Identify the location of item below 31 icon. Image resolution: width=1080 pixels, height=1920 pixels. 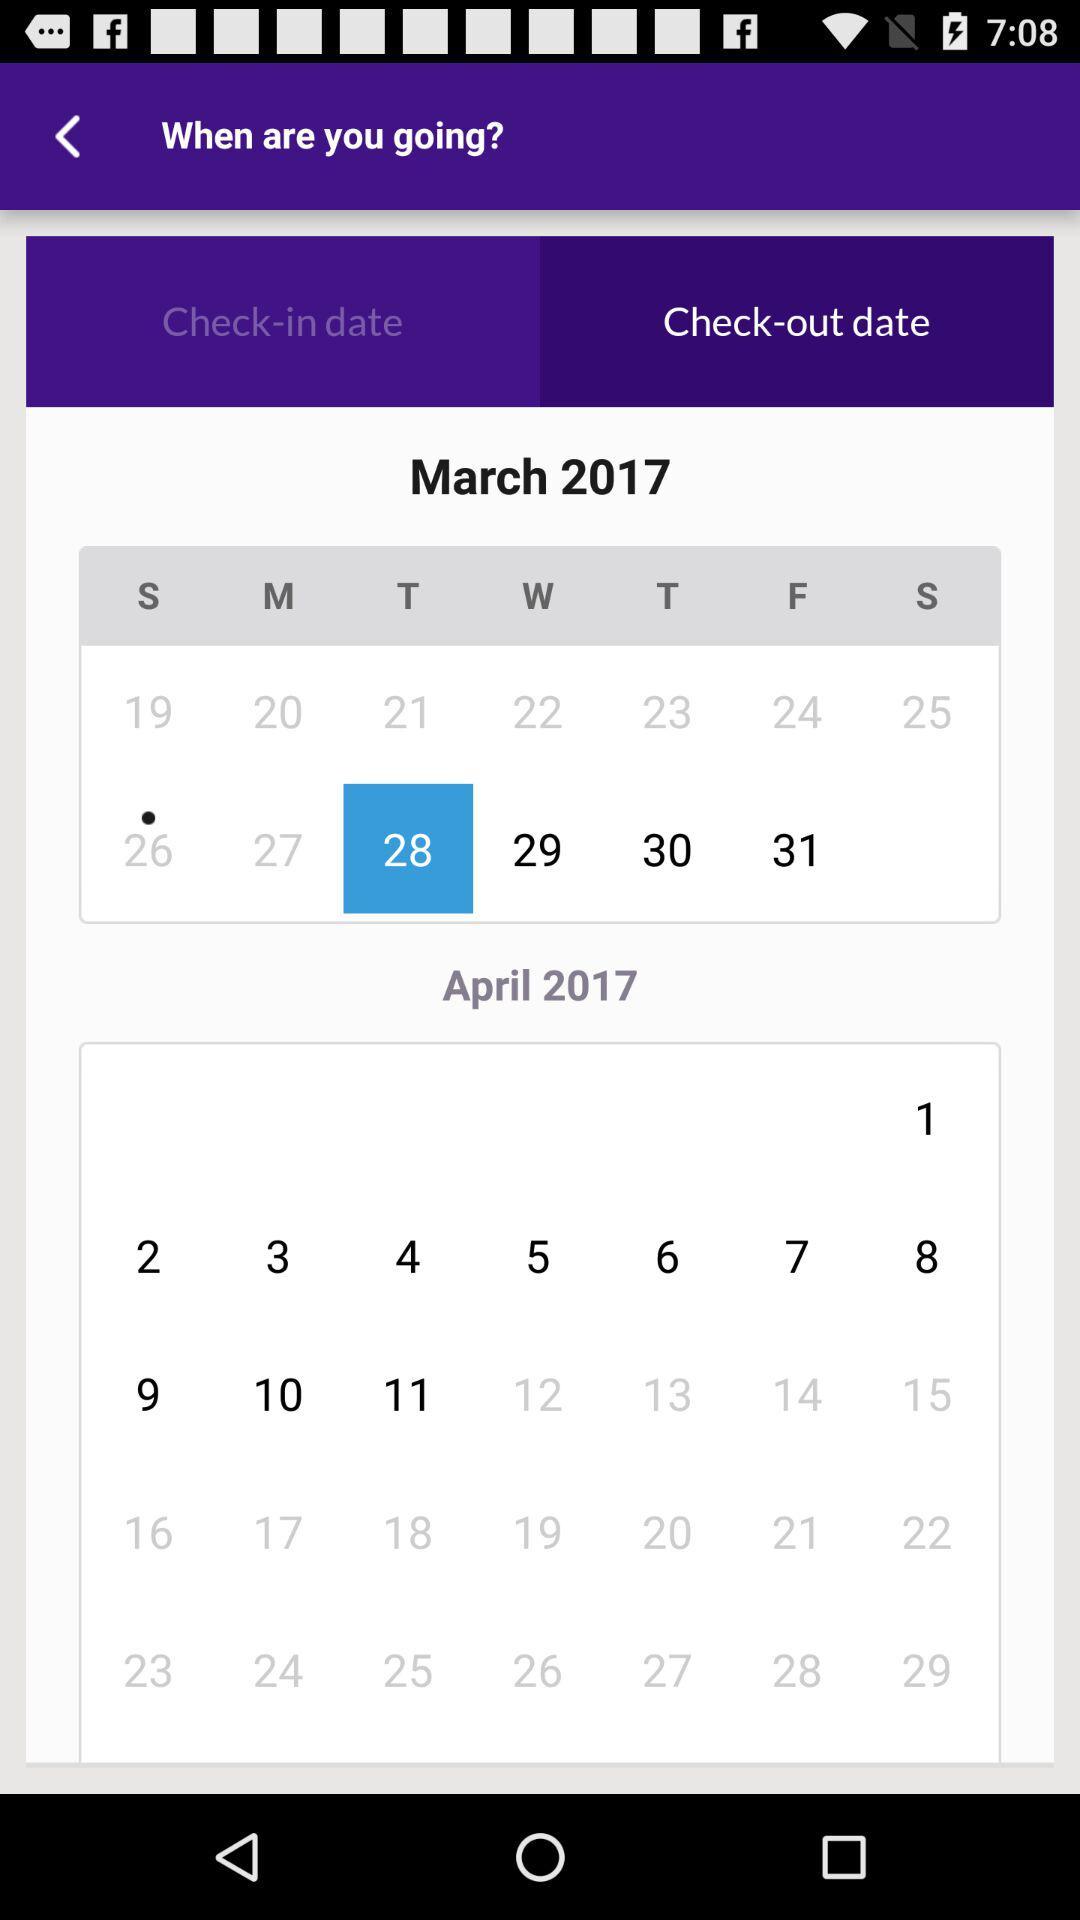
(927, 1254).